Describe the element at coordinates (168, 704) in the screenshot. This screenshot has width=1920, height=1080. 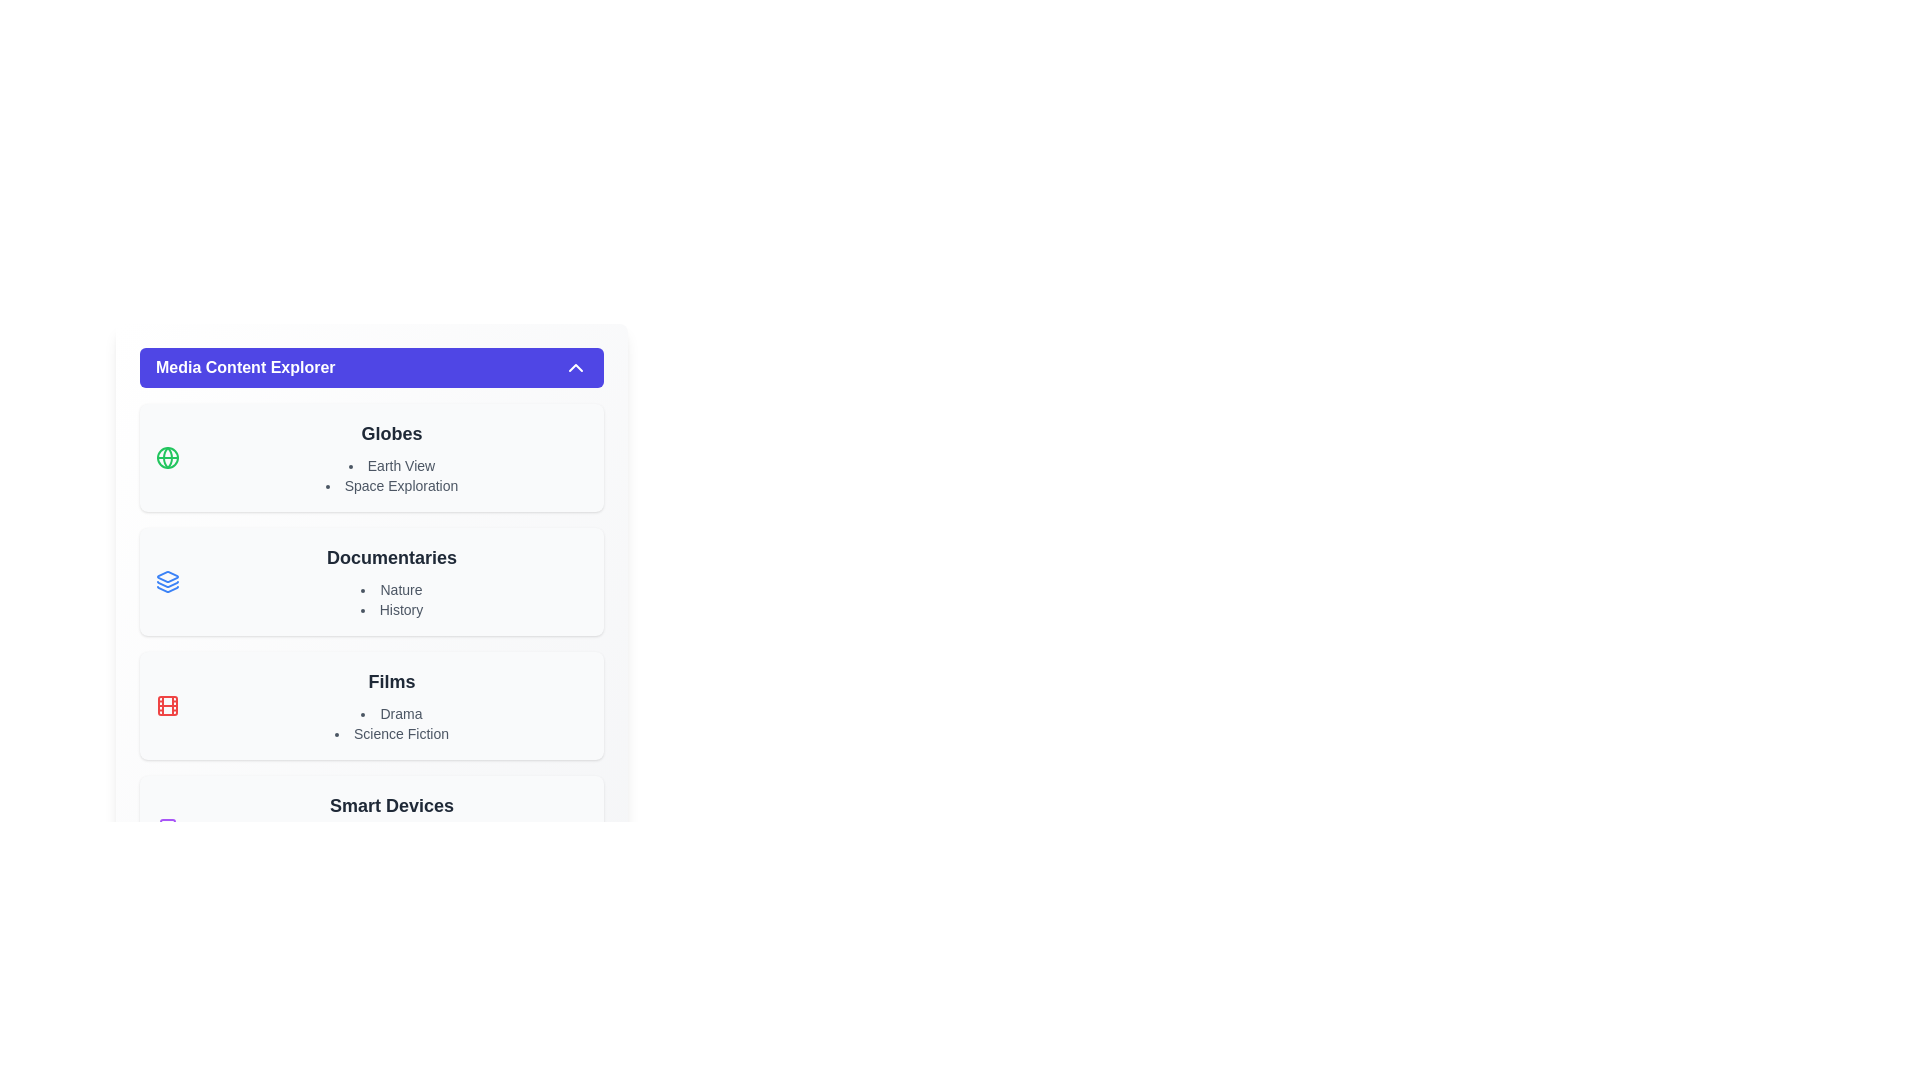
I see `the red rectangle with rounded corners located in the 'Films' section, which is part of the filmstrip icon to the left of the text 'Films'` at that location.